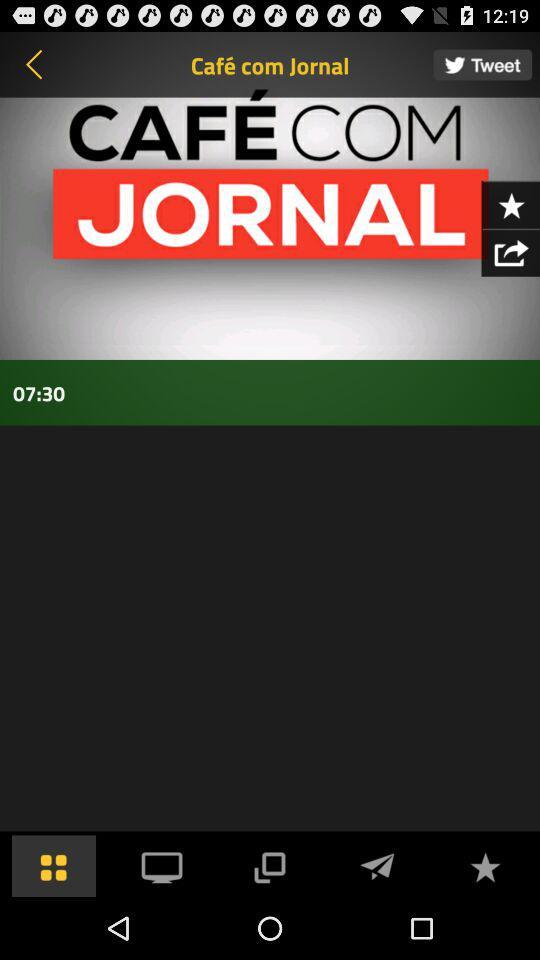 The height and width of the screenshot is (960, 540). I want to click on favourite this page, so click(510, 204).